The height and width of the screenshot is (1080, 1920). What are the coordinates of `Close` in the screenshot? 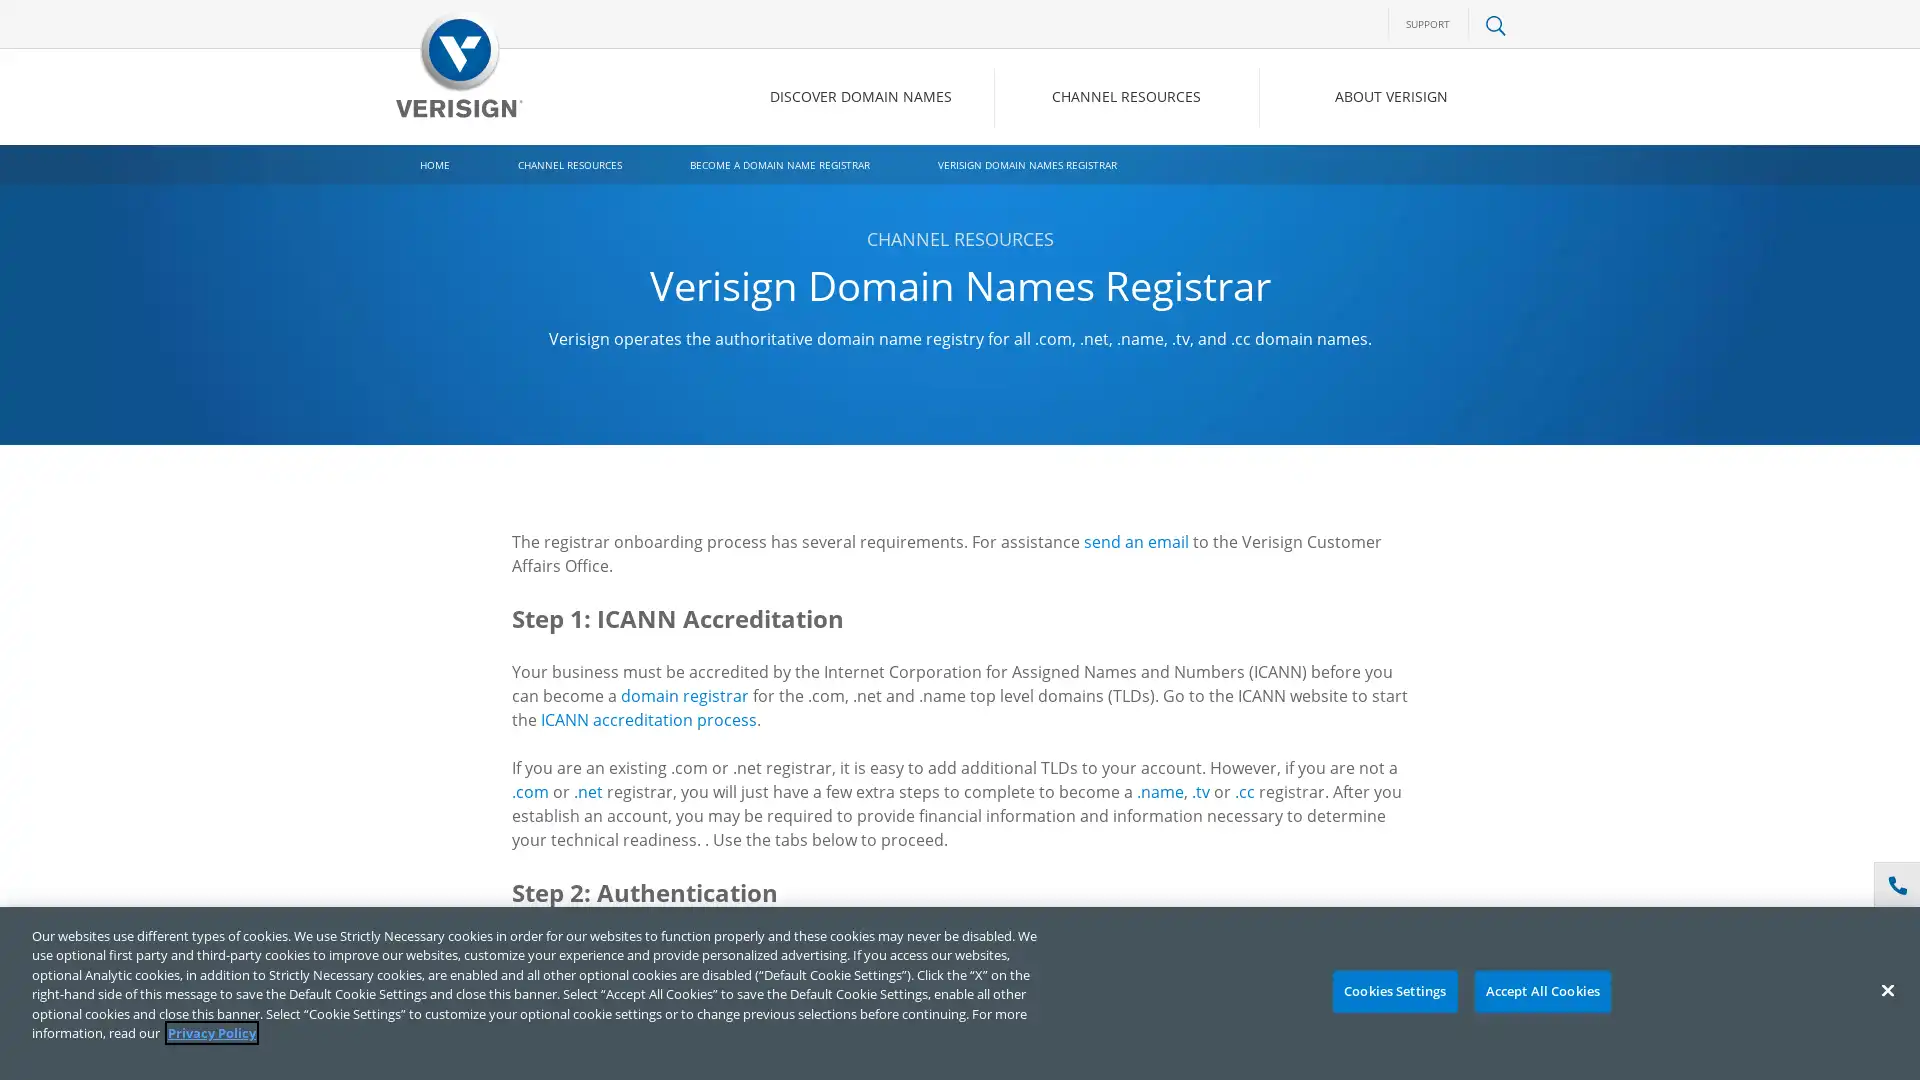 It's located at (1886, 990).